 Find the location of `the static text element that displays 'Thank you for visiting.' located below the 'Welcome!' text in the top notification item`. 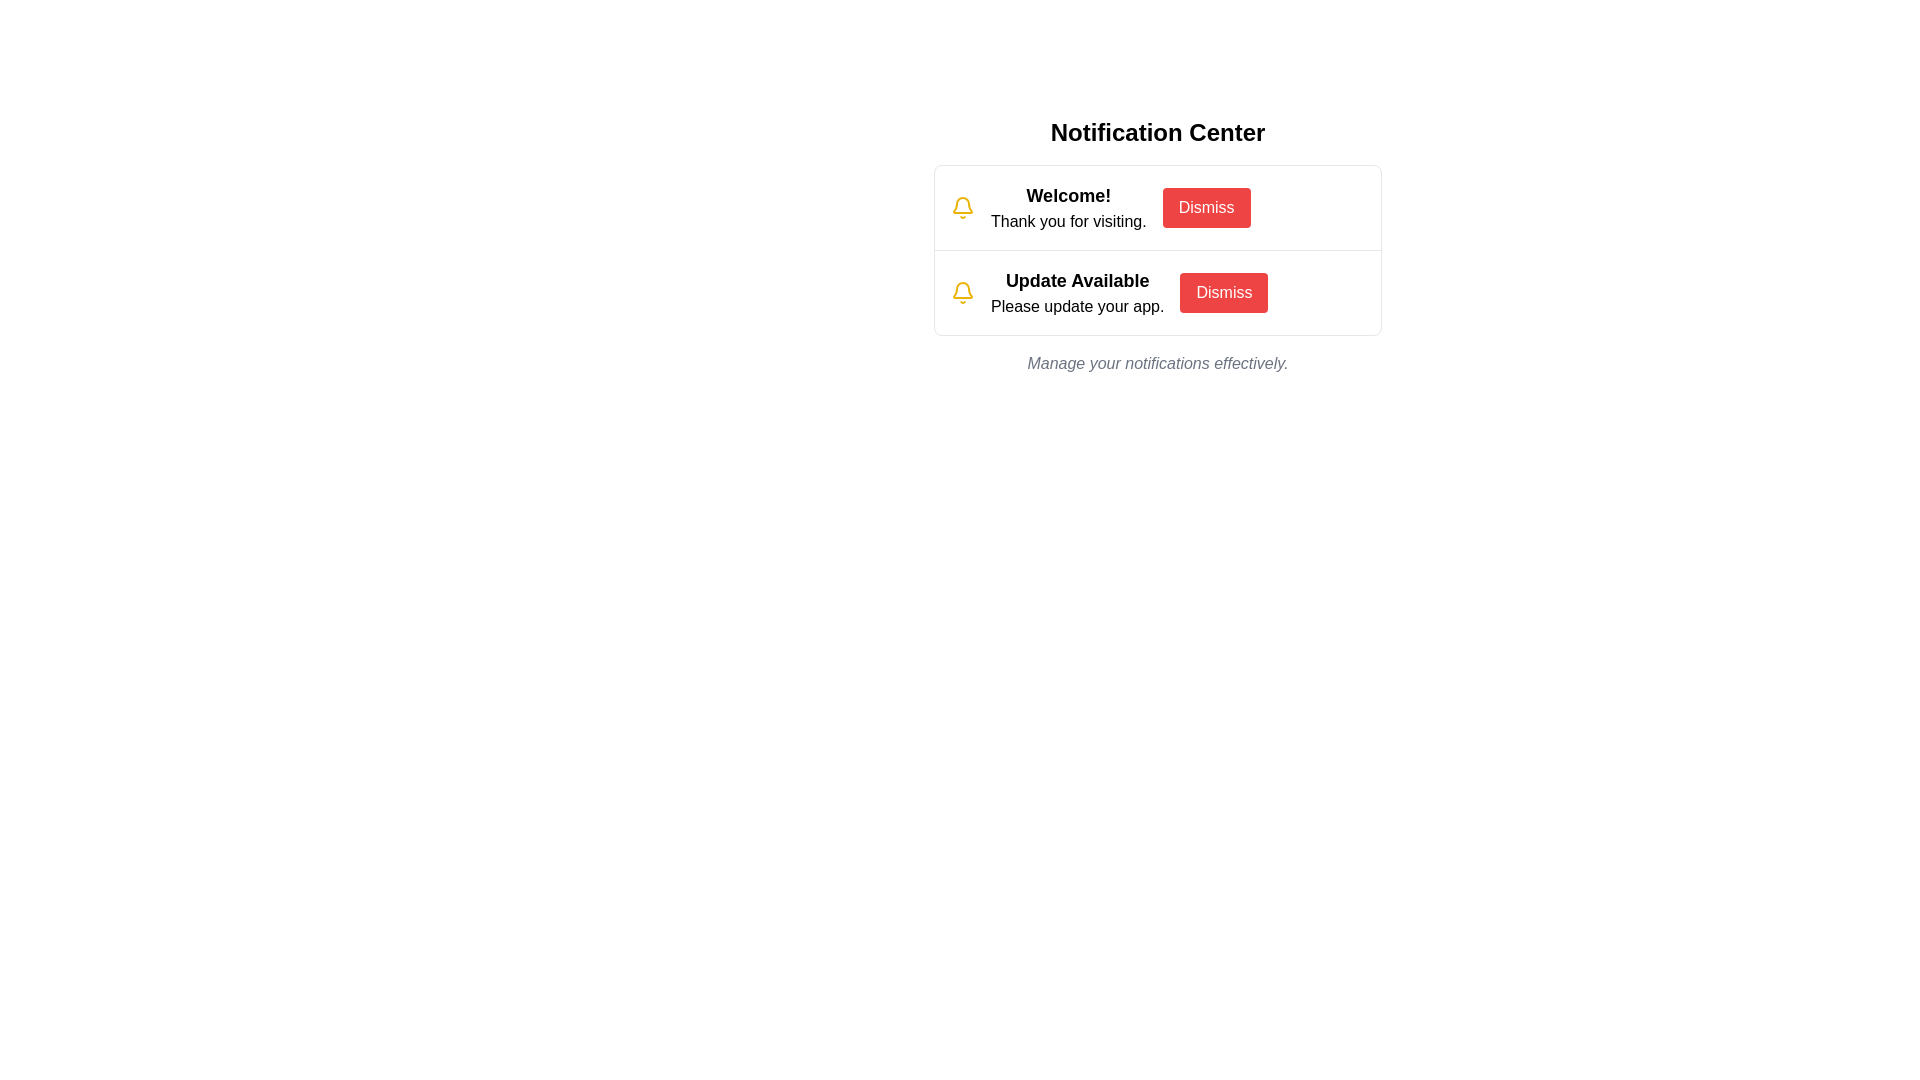

the static text element that displays 'Thank you for visiting.' located below the 'Welcome!' text in the top notification item is located at coordinates (1067, 222).